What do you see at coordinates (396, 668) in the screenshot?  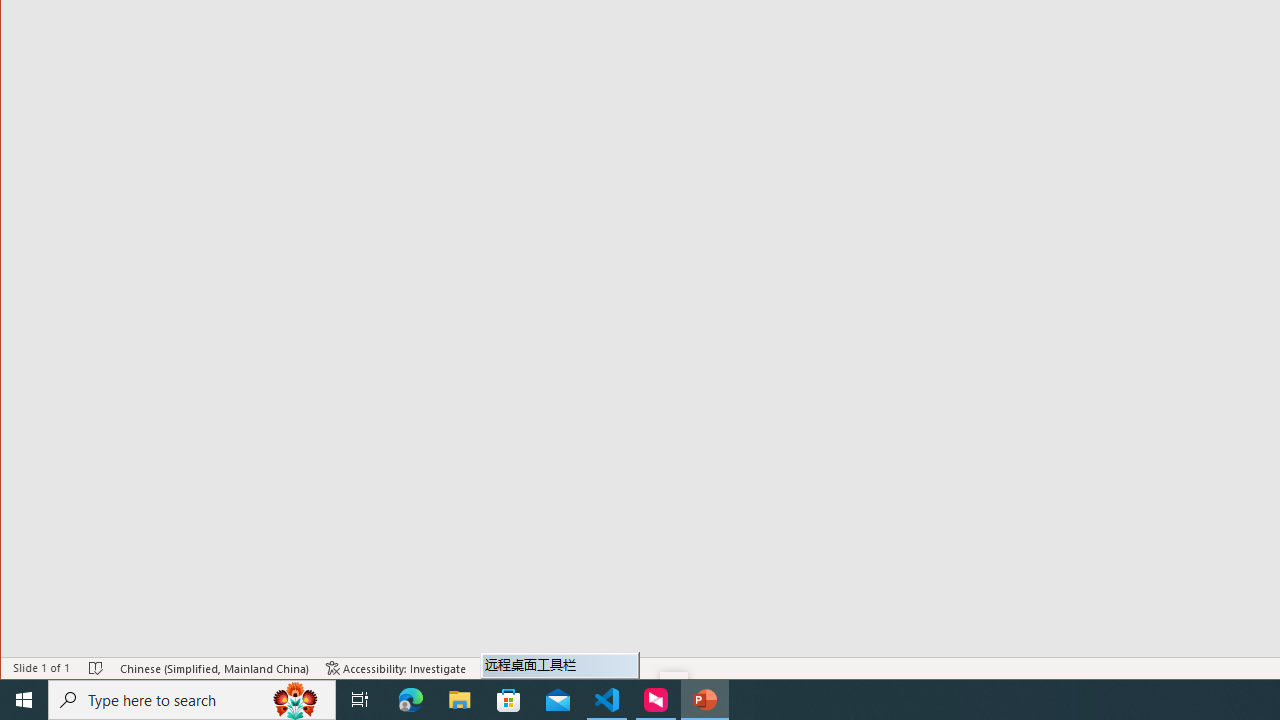 I see `'Accessibility Checker Accessibility: Investigate'` at bounding box center [396, 668].